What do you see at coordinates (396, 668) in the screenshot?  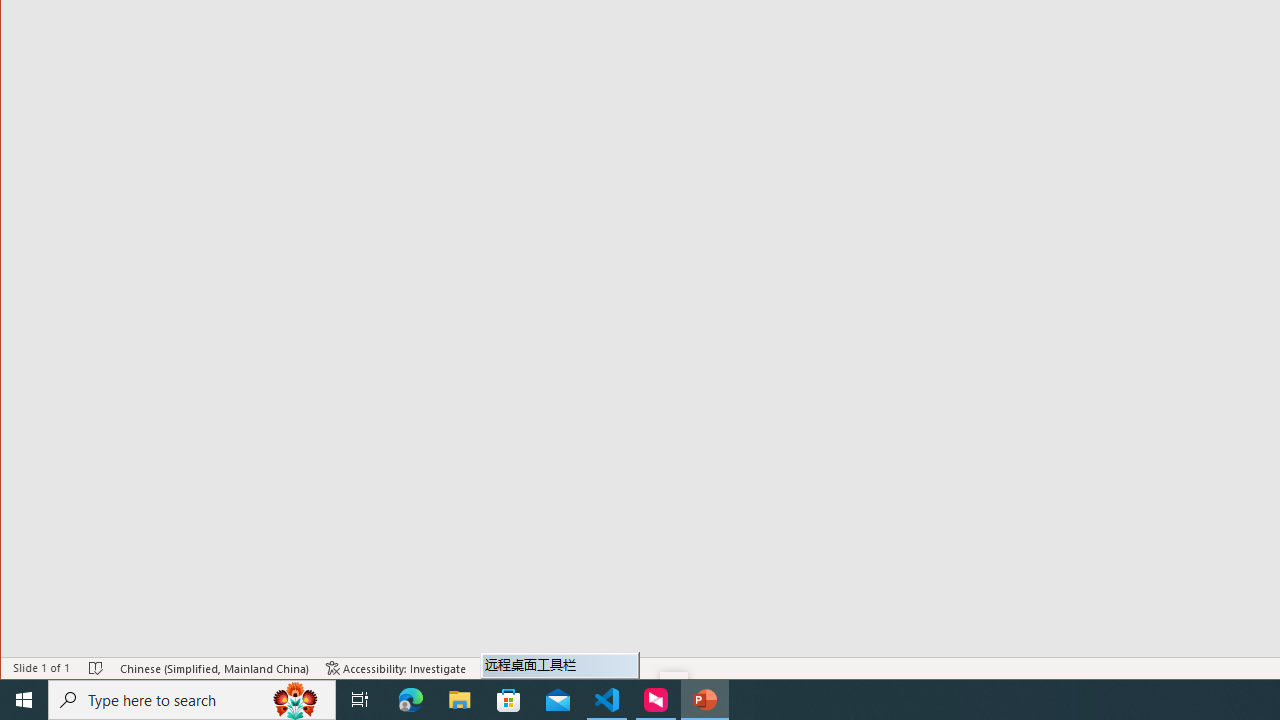 I see `'Accessibility Checker Accessibility: Investigate'` at bounding box center [396, 668].